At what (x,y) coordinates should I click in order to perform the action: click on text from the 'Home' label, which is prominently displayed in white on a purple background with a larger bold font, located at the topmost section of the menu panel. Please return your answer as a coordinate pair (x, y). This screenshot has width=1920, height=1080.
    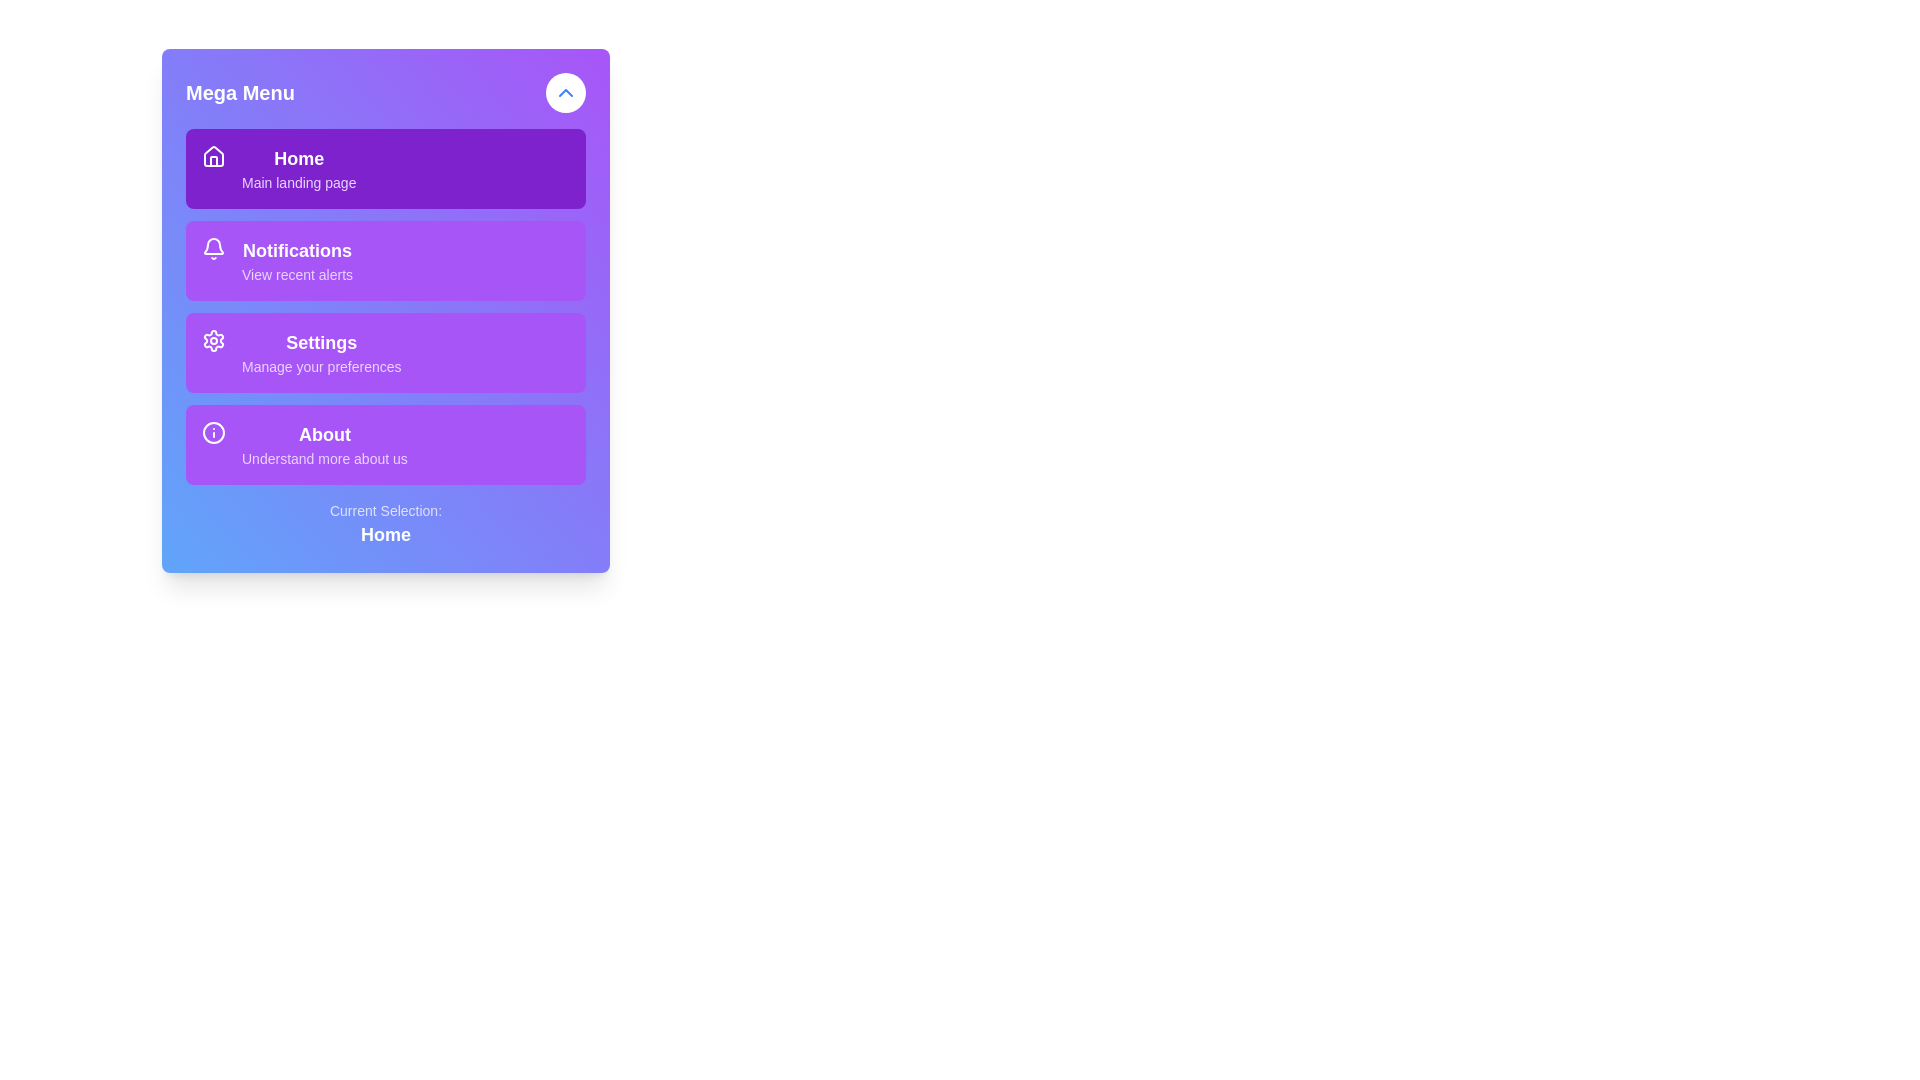
    Looking at the image, I should click on (298, 157).